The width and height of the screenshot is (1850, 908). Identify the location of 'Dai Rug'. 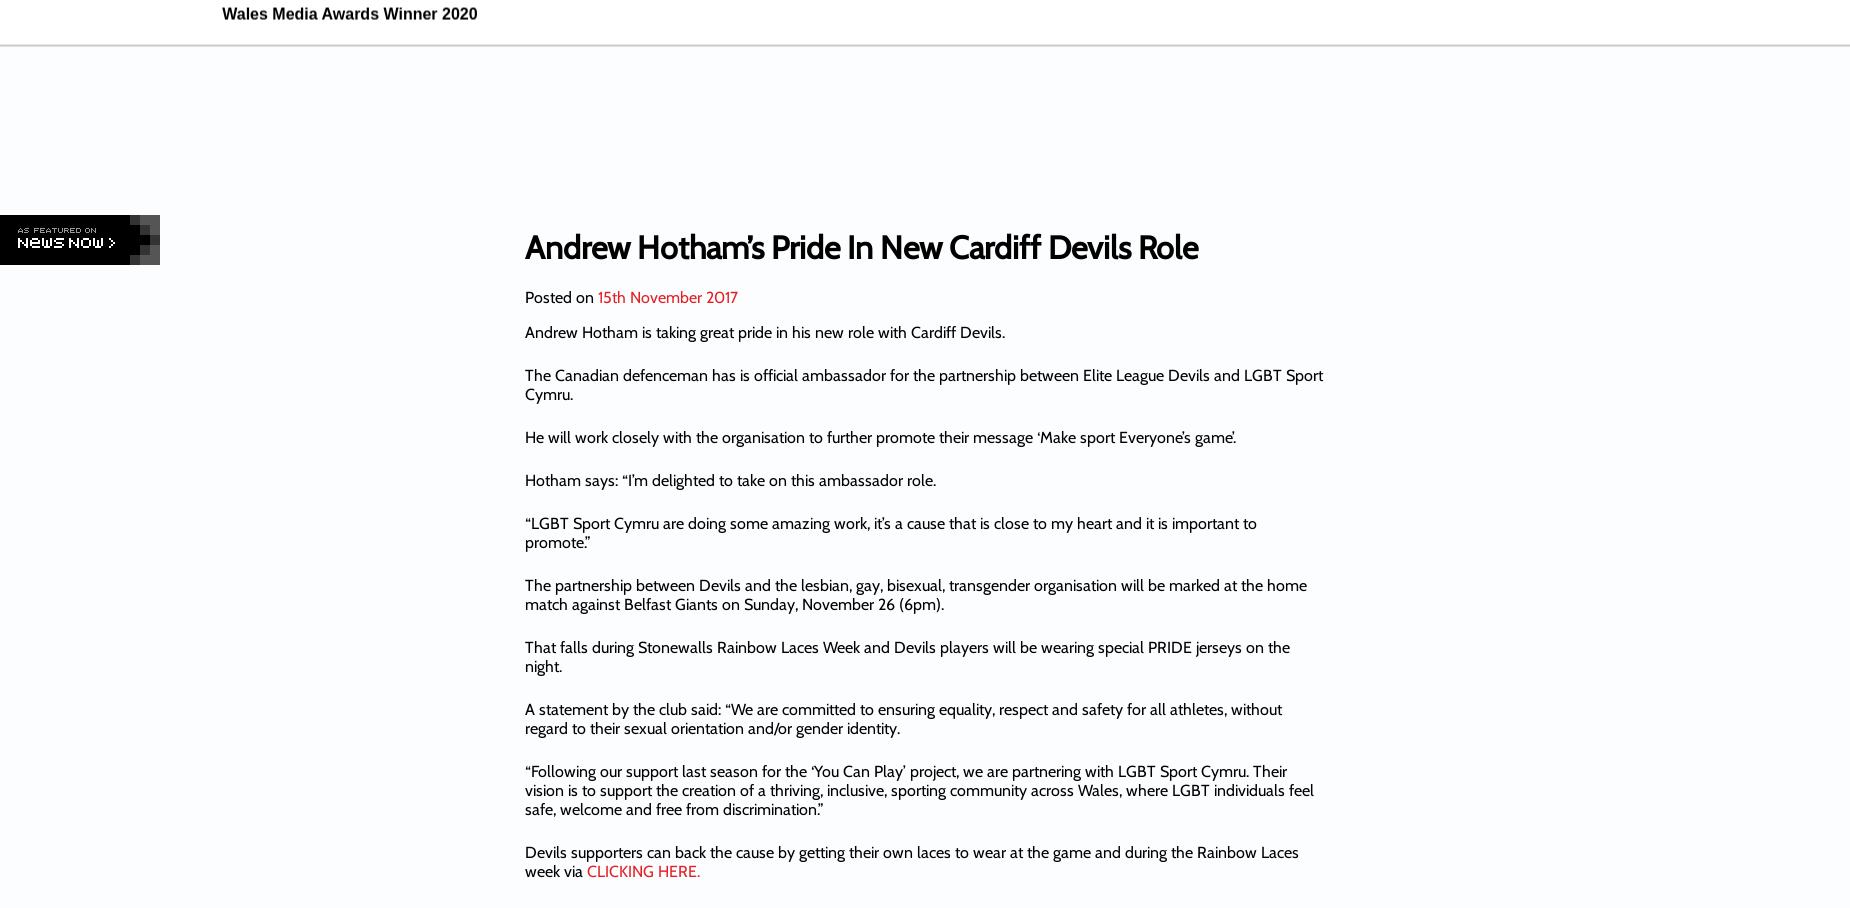
(1211, 112).